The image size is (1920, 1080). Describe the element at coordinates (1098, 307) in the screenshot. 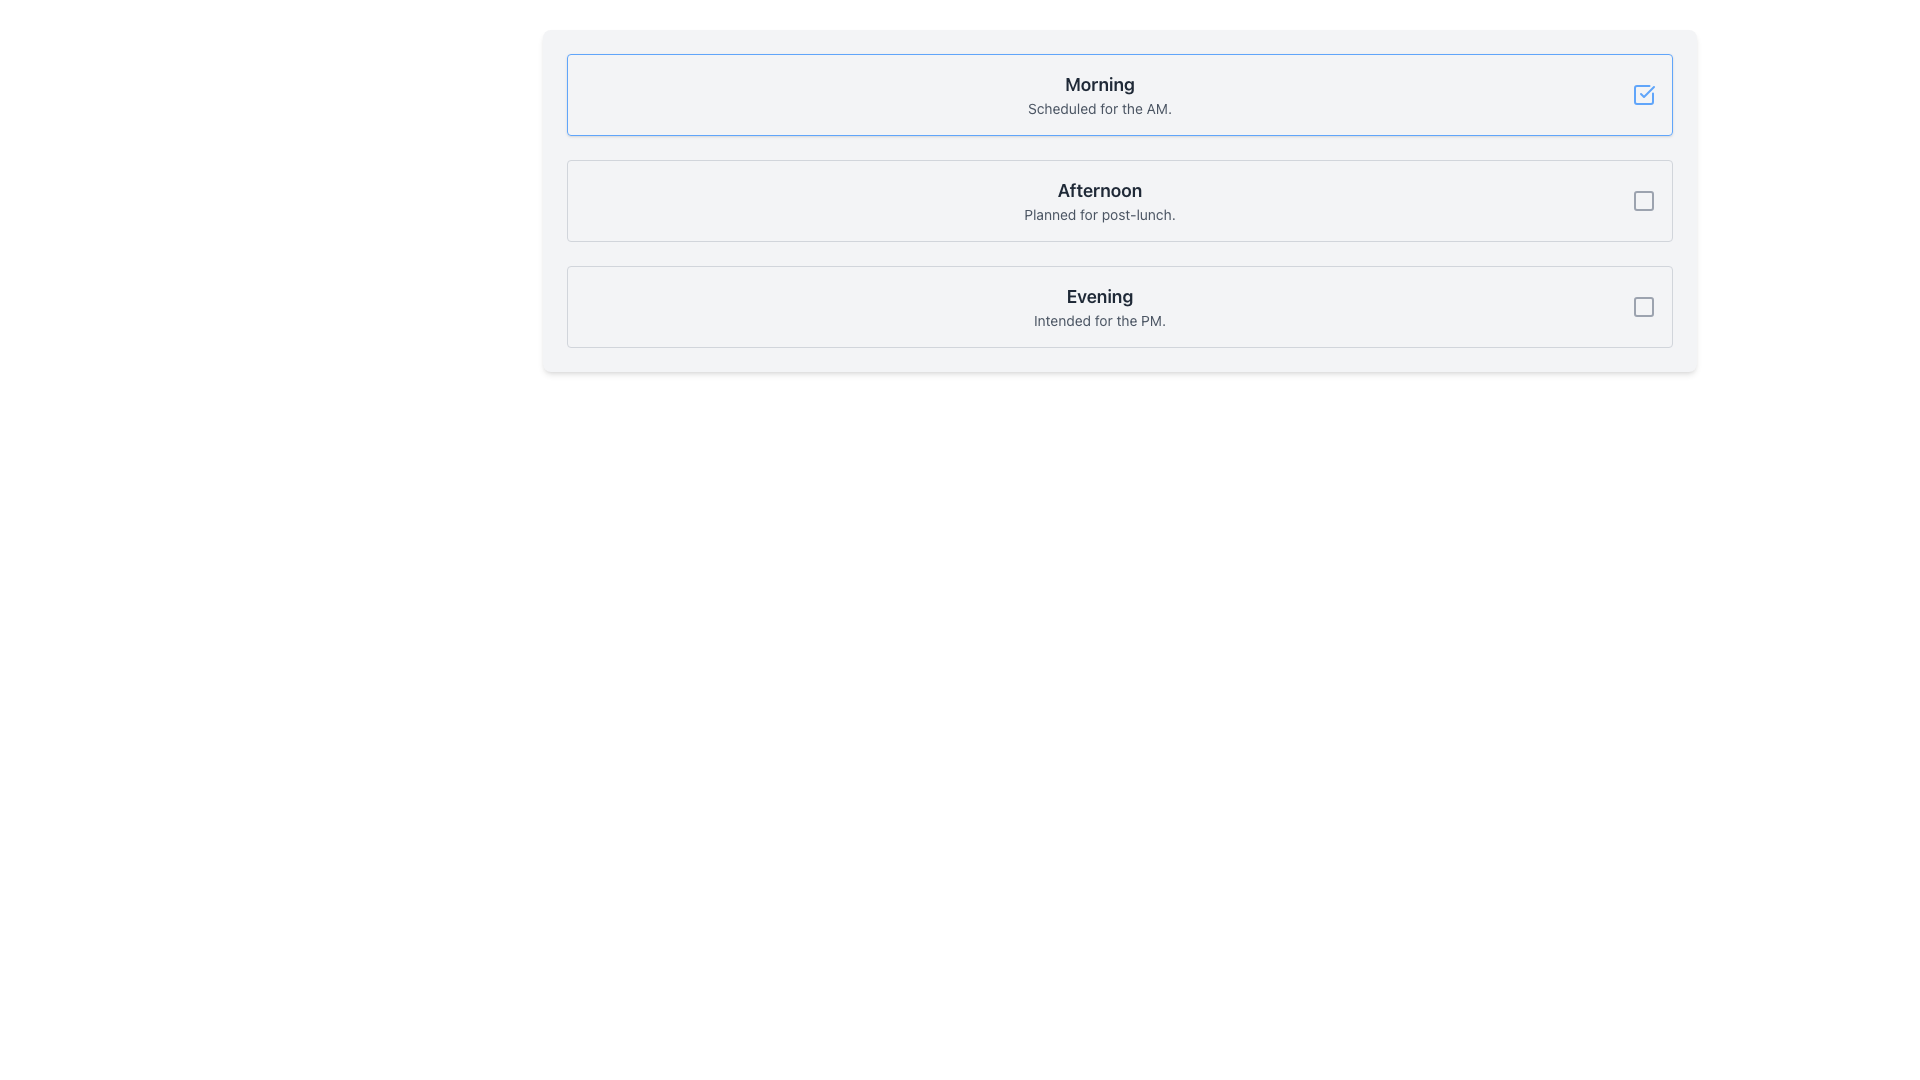

I see `the static text element that displays 'Evening' prominently in bold, located in the third option of a vertical list, positioned below 'Afternoon' and above further interface elements` at that location.